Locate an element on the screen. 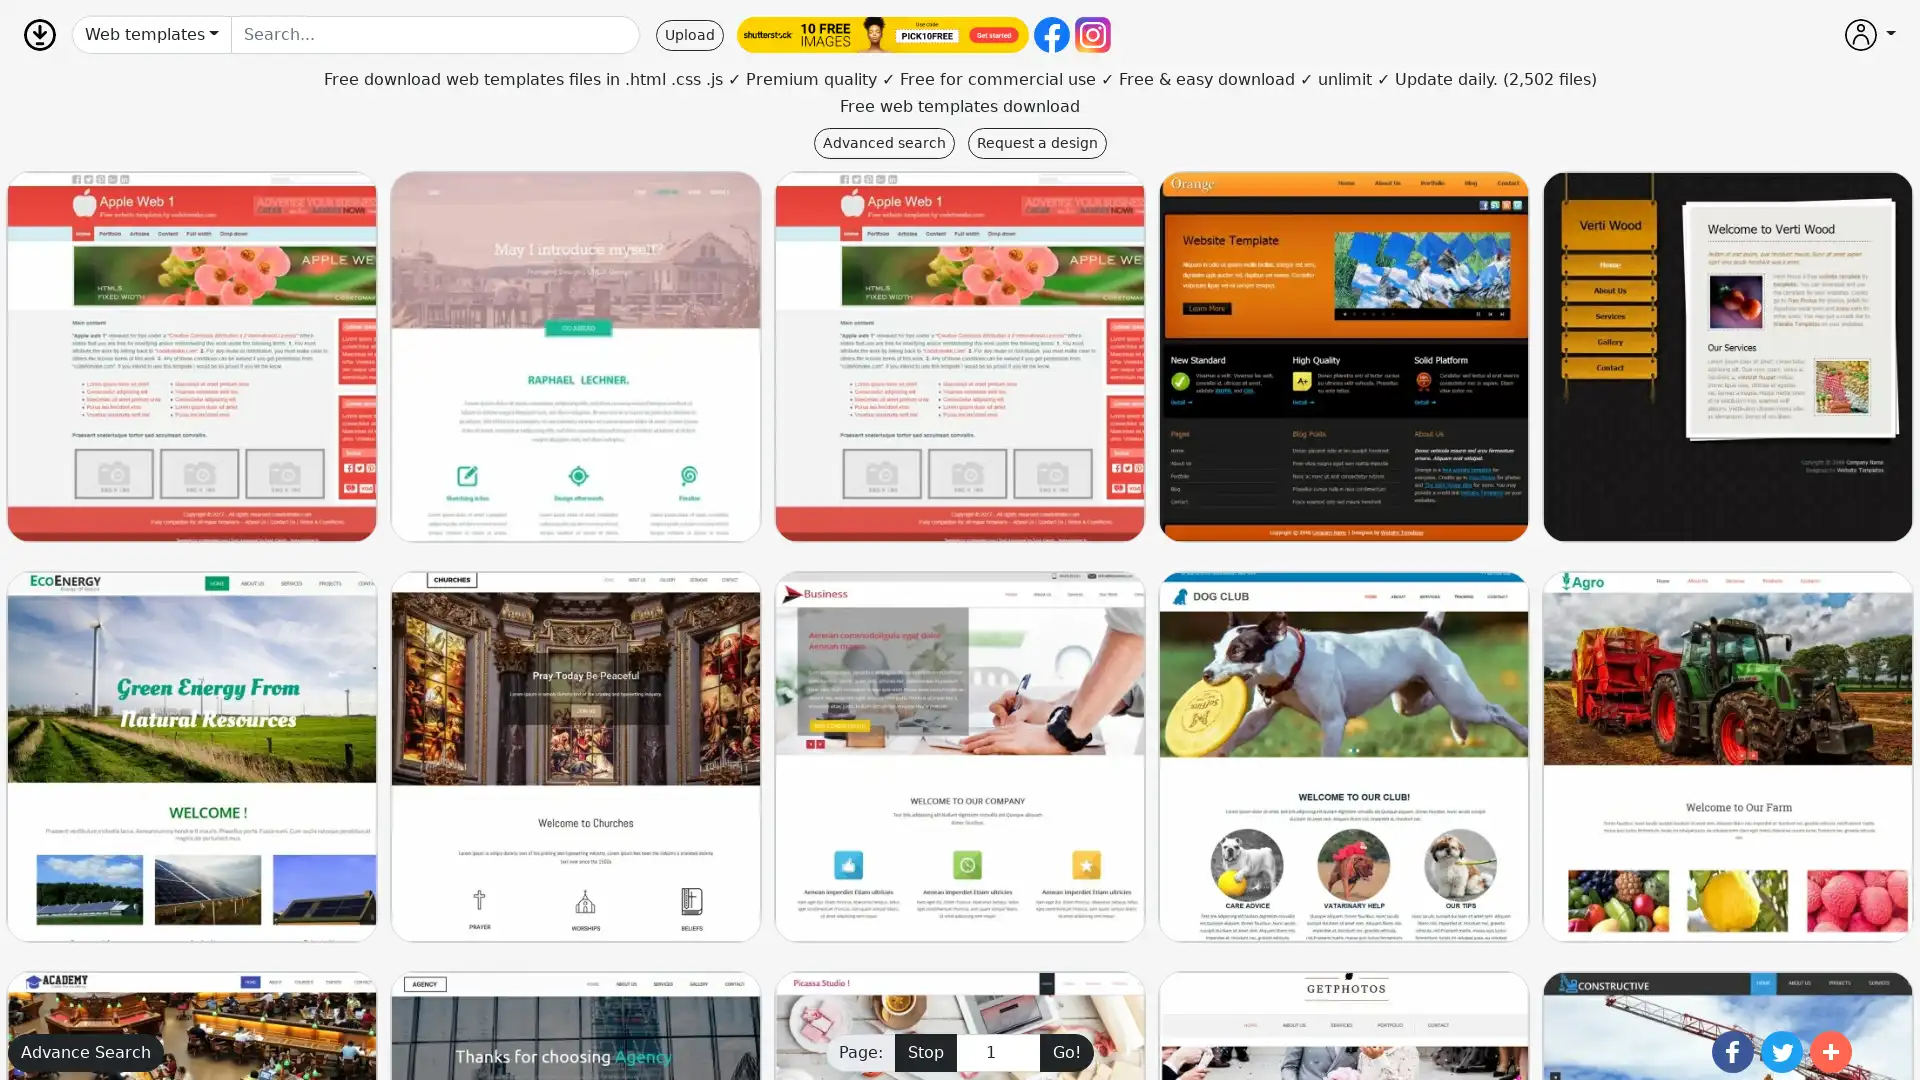 The image size is (1920, 1080). Share to Facebook is located at coordinates (1701, 1051).